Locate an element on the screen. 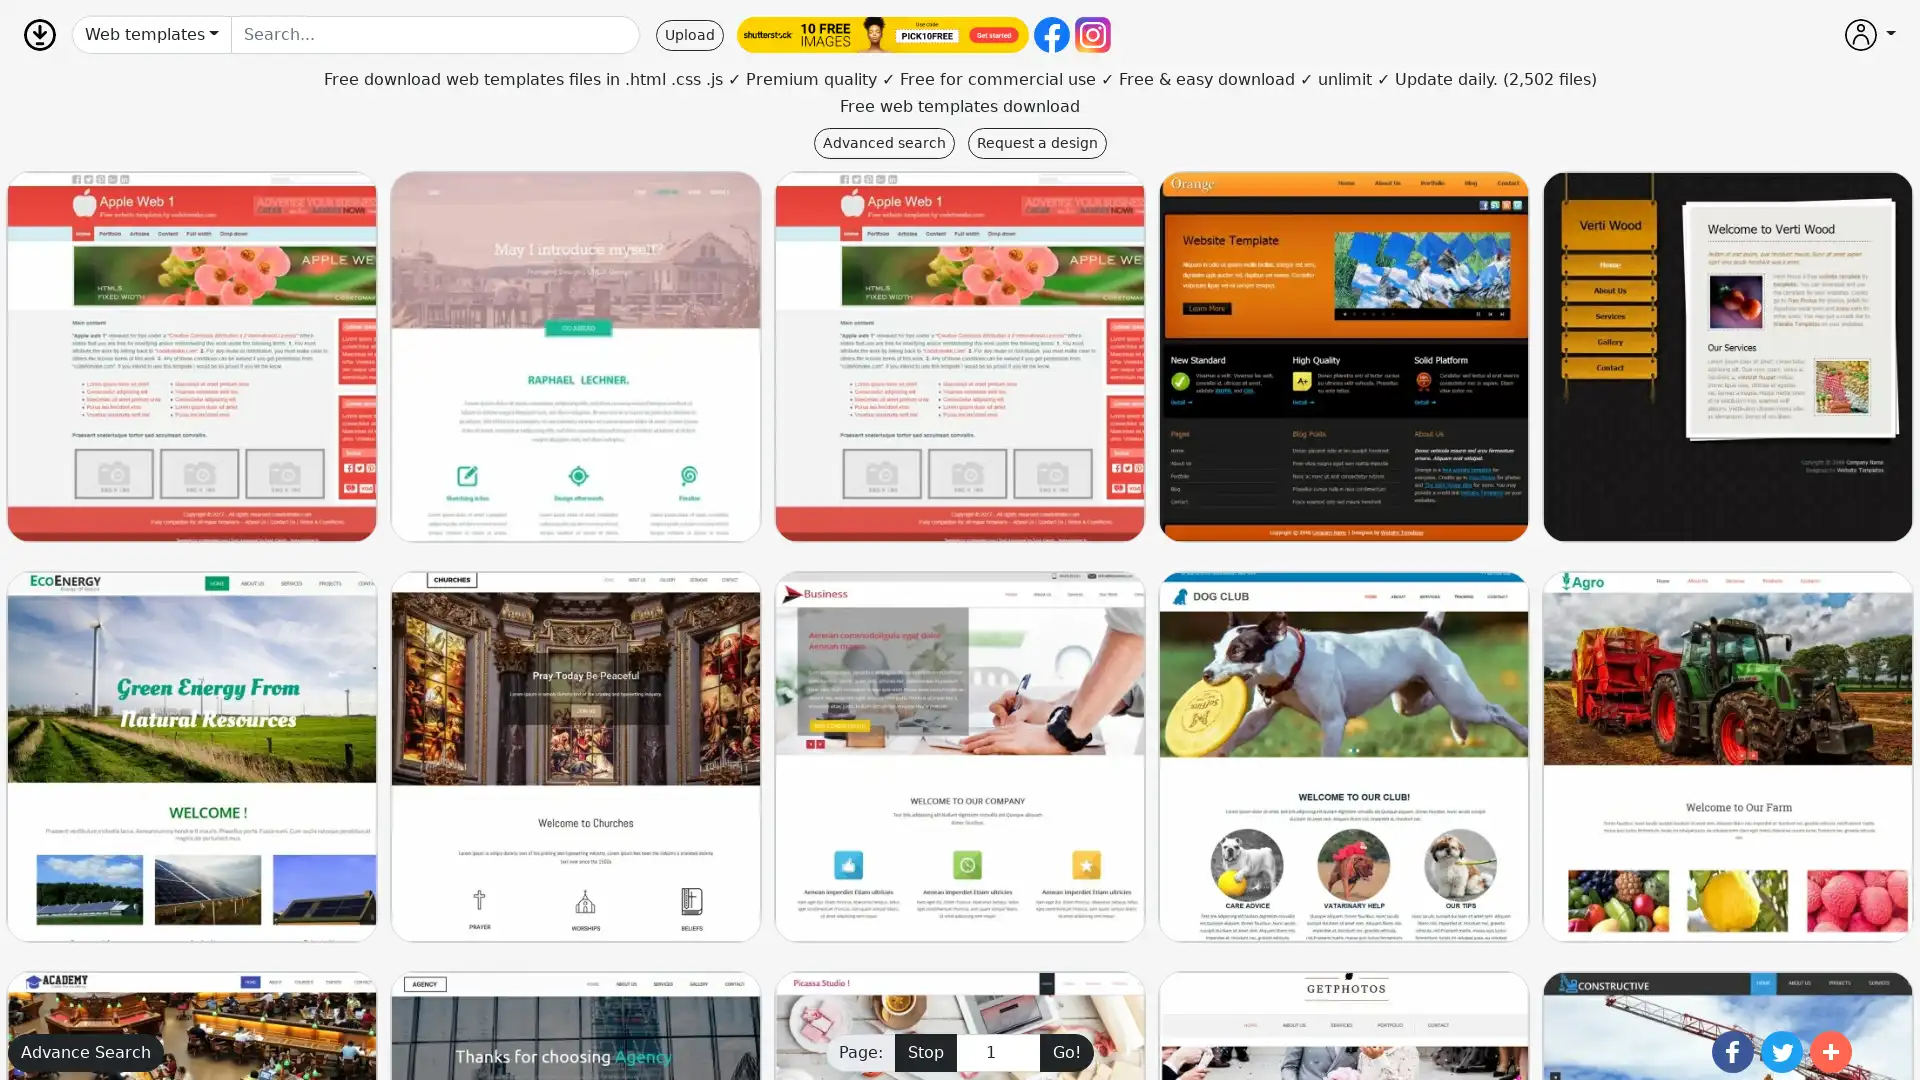 The image size is (1920, 1080). Share to Facebook is located at coordinates (1701, 1051).